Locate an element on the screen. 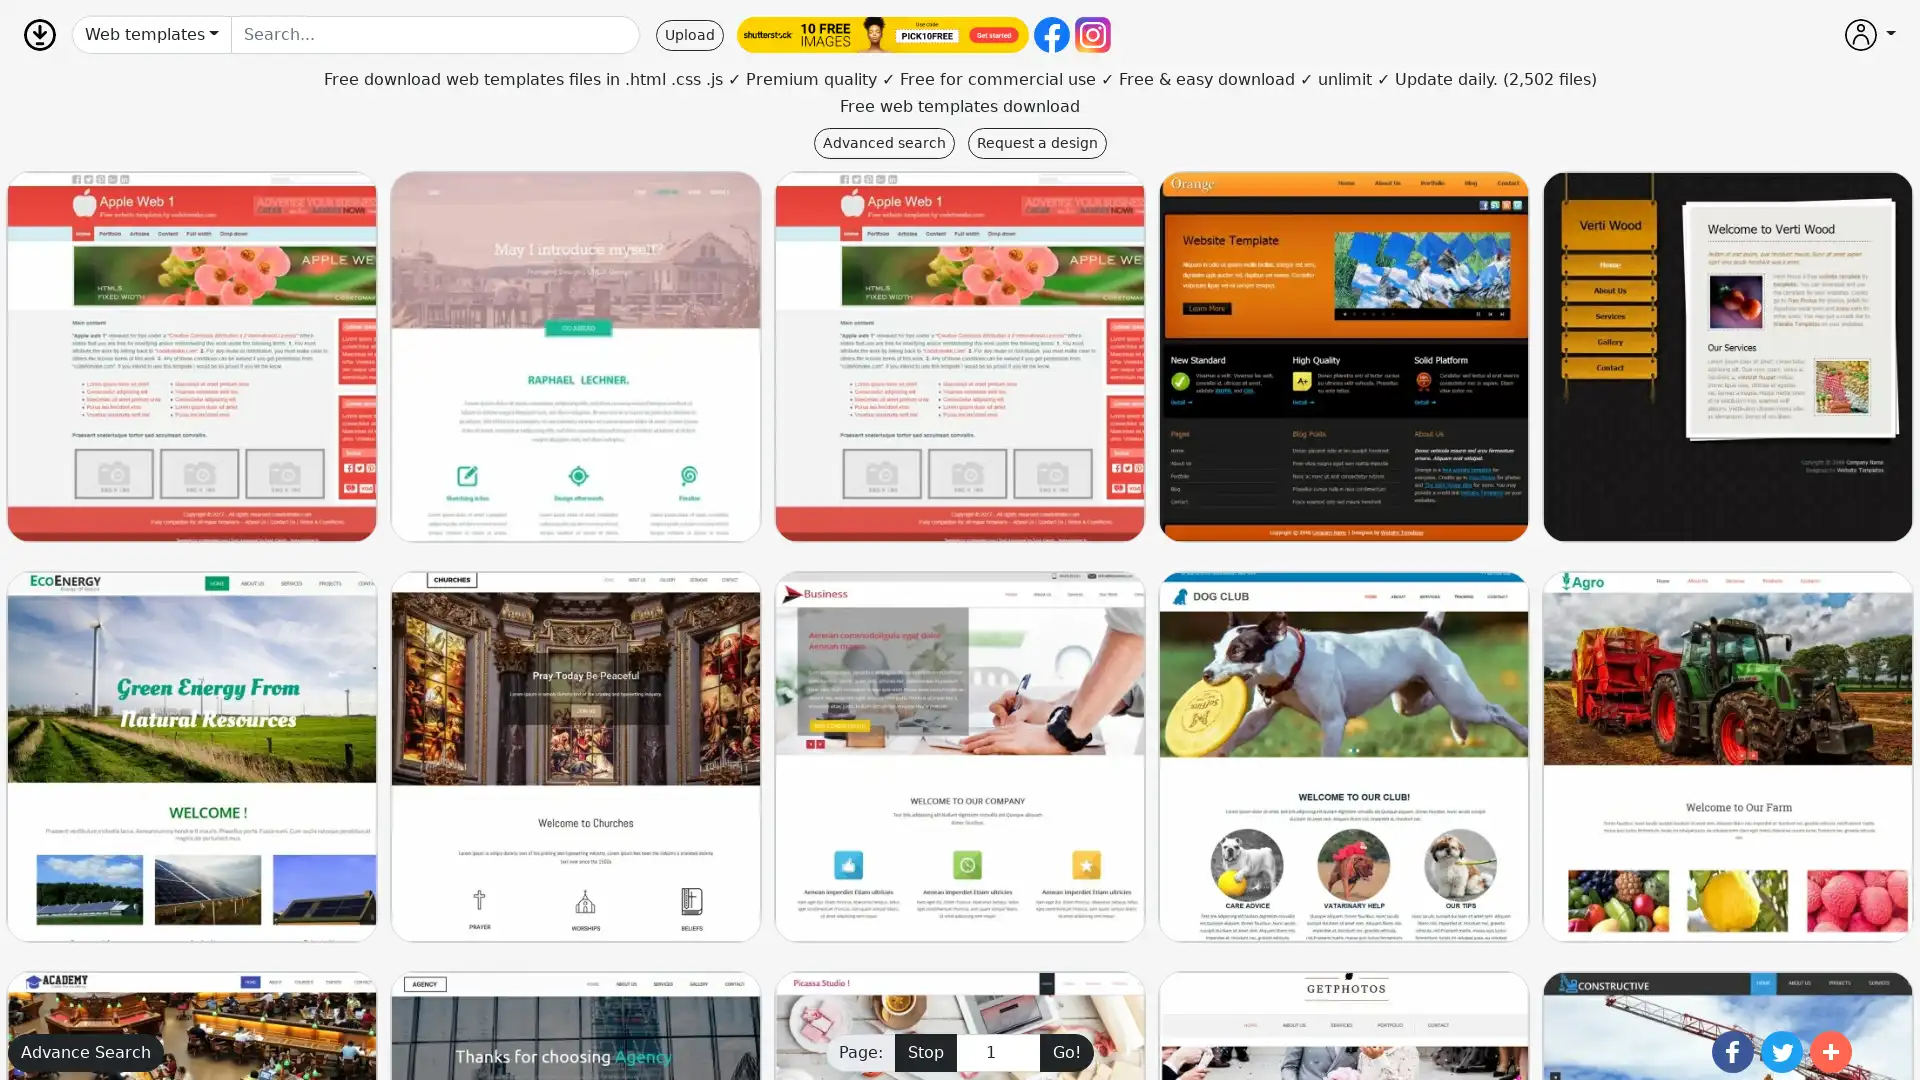 The image size is (1920, 1080). Share to Facebook is located at coordinates (1701, 1051).